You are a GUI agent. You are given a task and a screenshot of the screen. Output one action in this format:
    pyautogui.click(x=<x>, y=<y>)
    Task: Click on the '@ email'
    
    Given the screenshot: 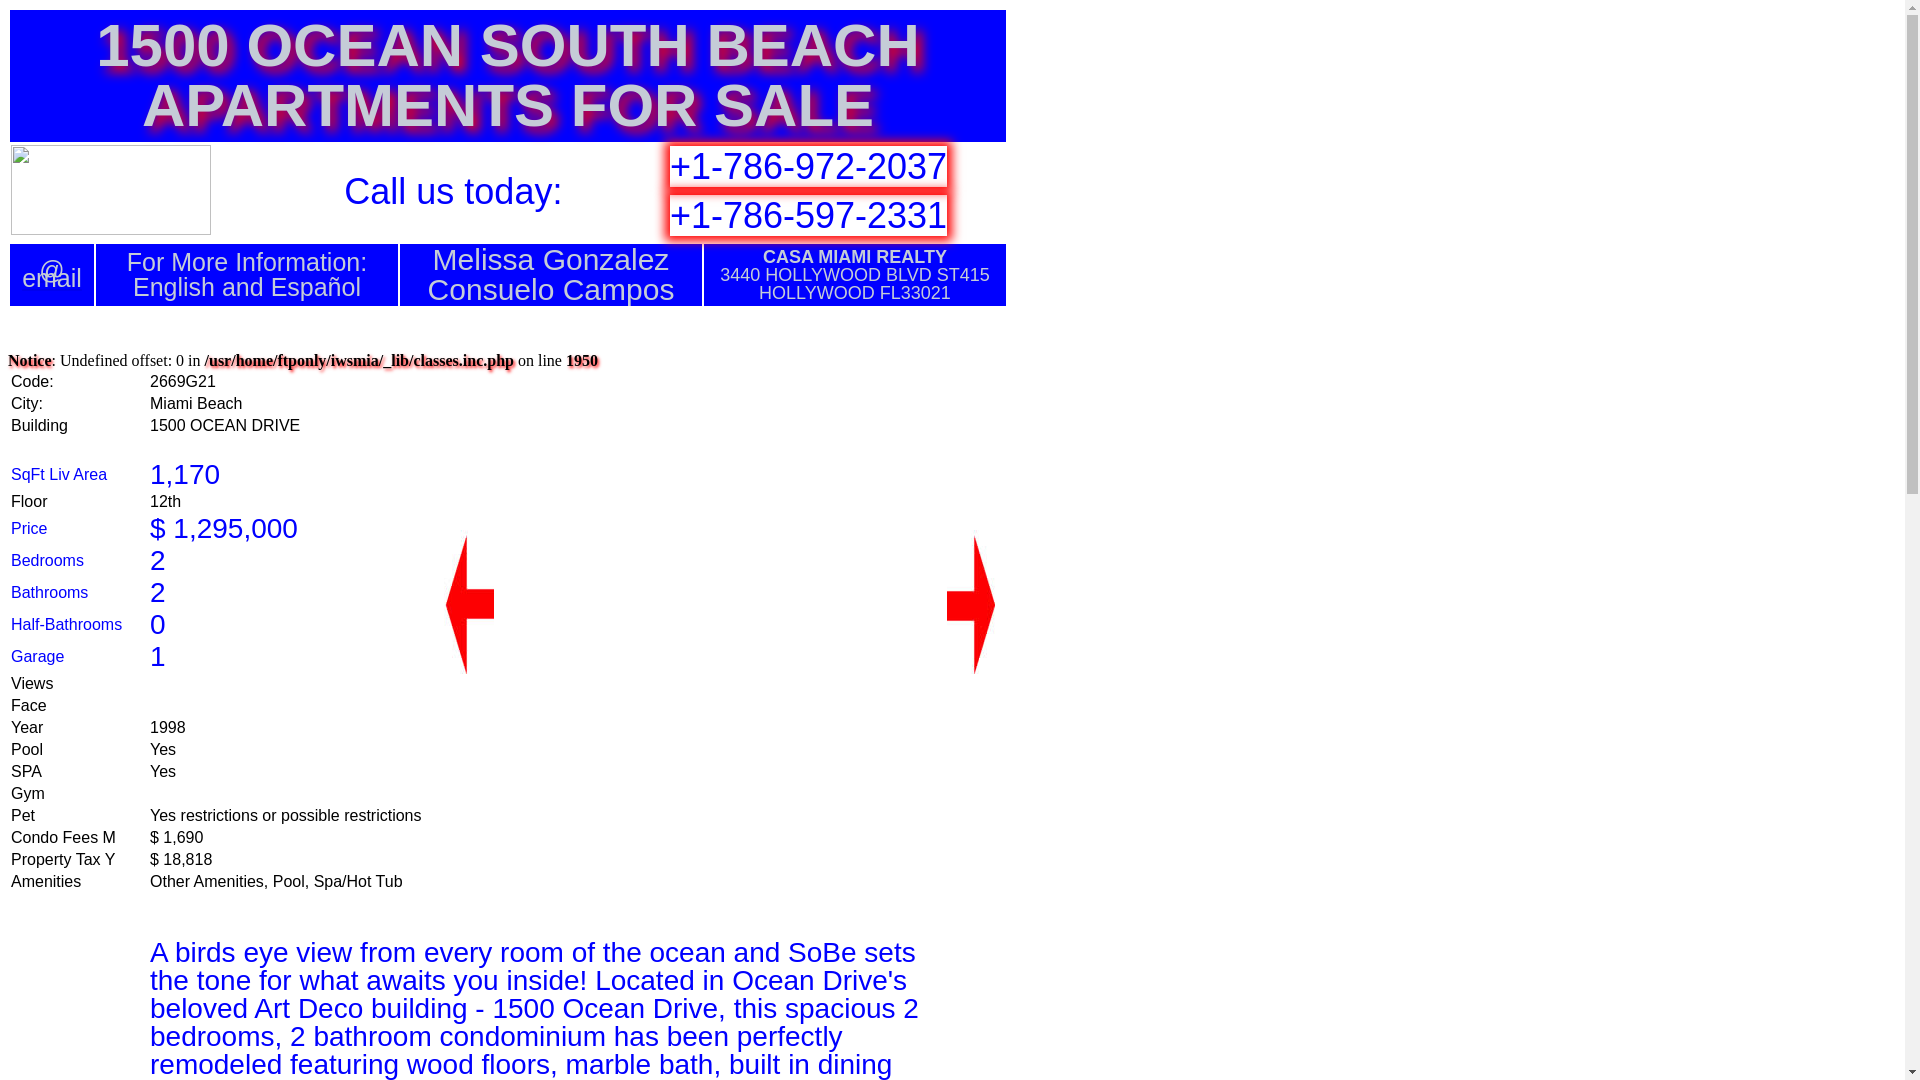 What is the action you would take?
    pyautogui.click(x=52, y=274)
    